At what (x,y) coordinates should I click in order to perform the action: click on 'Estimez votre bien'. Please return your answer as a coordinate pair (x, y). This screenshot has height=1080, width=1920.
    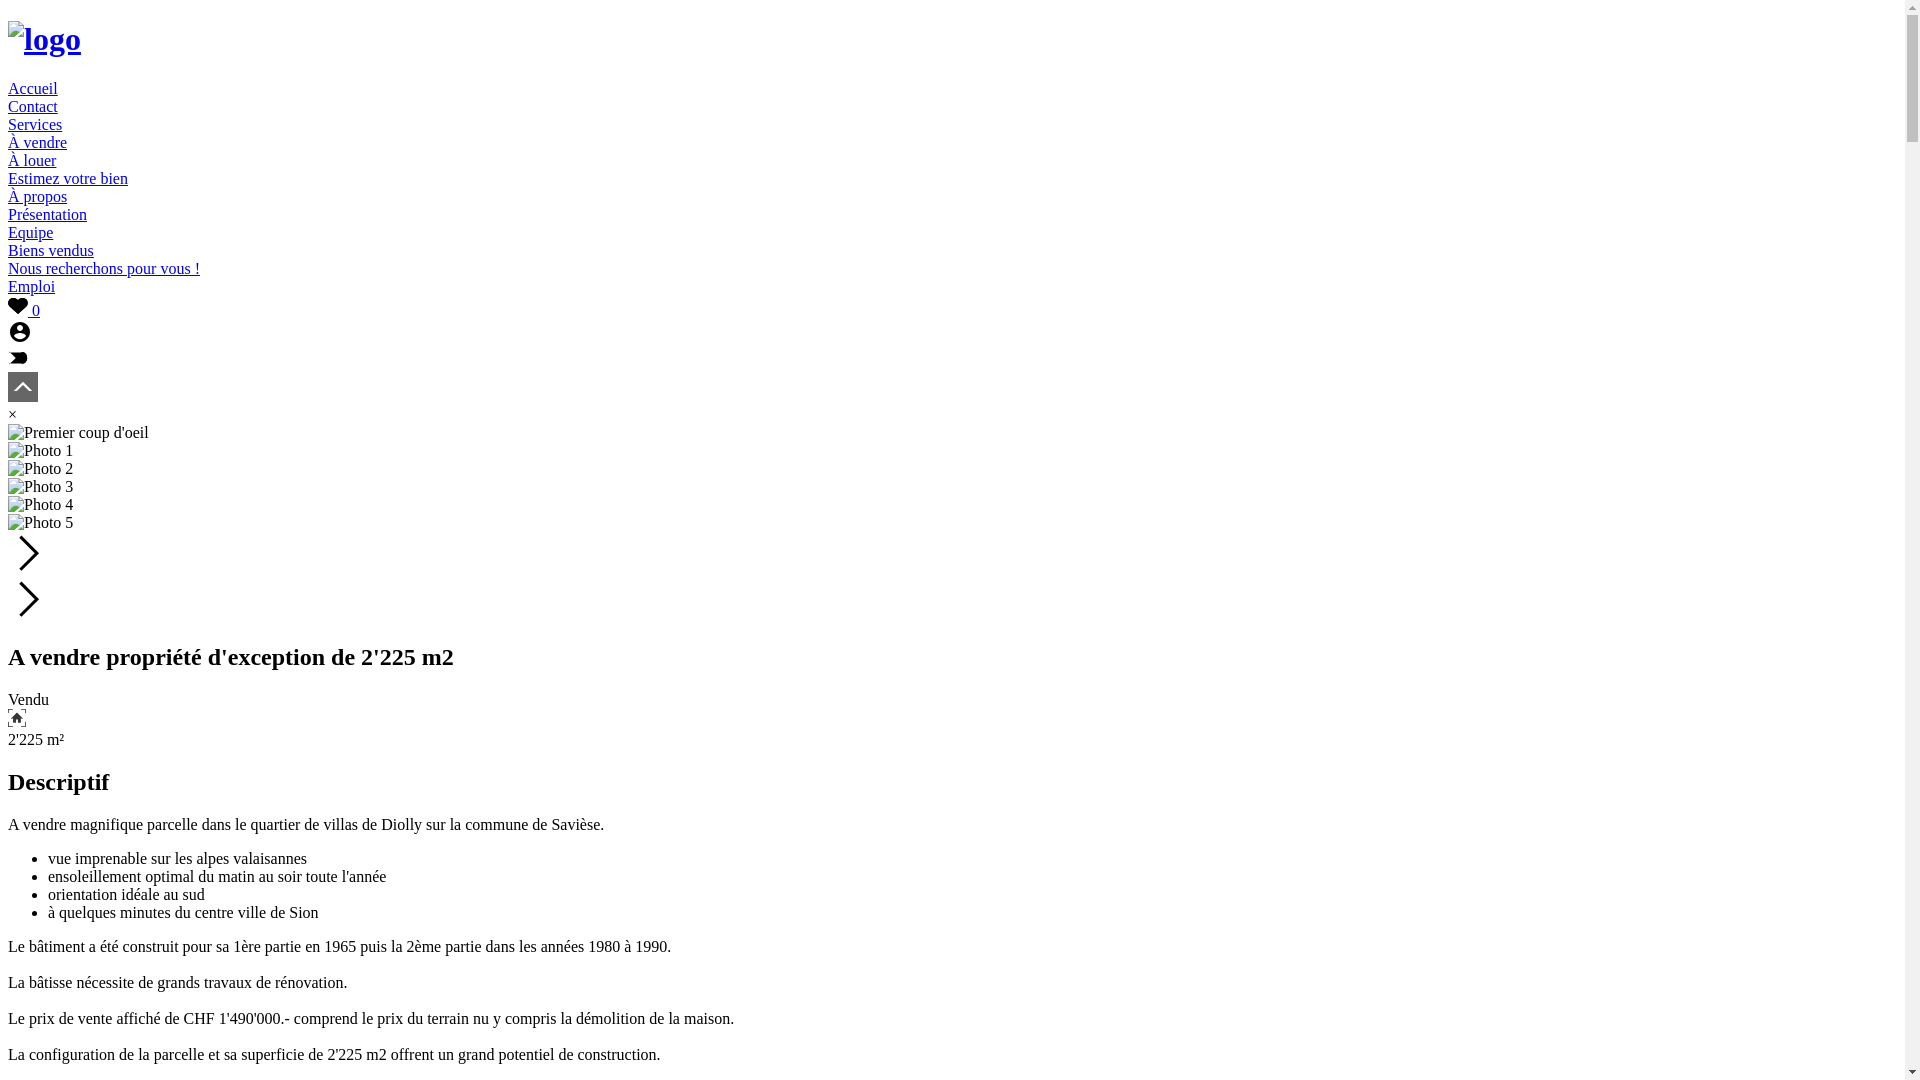
    Looking at the image, I should click on (8, 177).